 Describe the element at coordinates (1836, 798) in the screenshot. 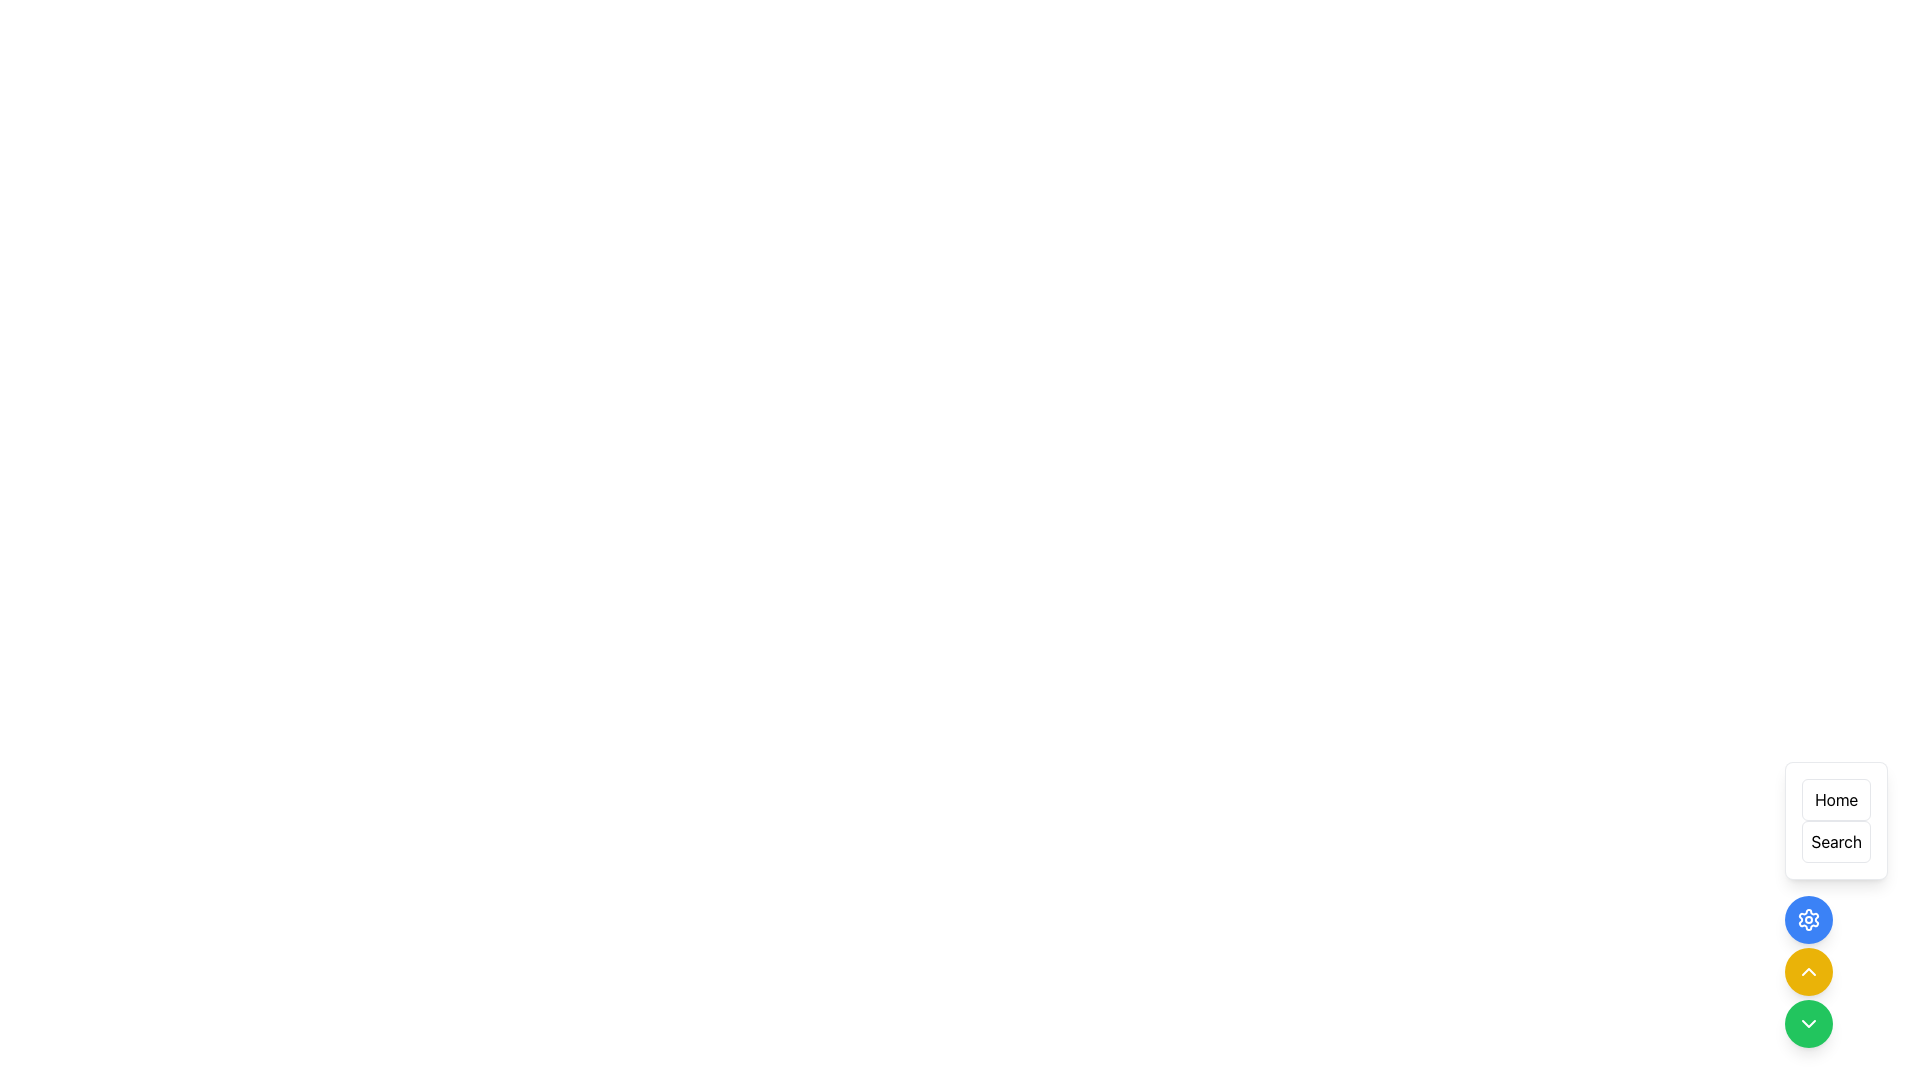

I see `the 'Home' button, which is a rectangular button with rounded corners, white background, and black text centrally aligned` at that location.